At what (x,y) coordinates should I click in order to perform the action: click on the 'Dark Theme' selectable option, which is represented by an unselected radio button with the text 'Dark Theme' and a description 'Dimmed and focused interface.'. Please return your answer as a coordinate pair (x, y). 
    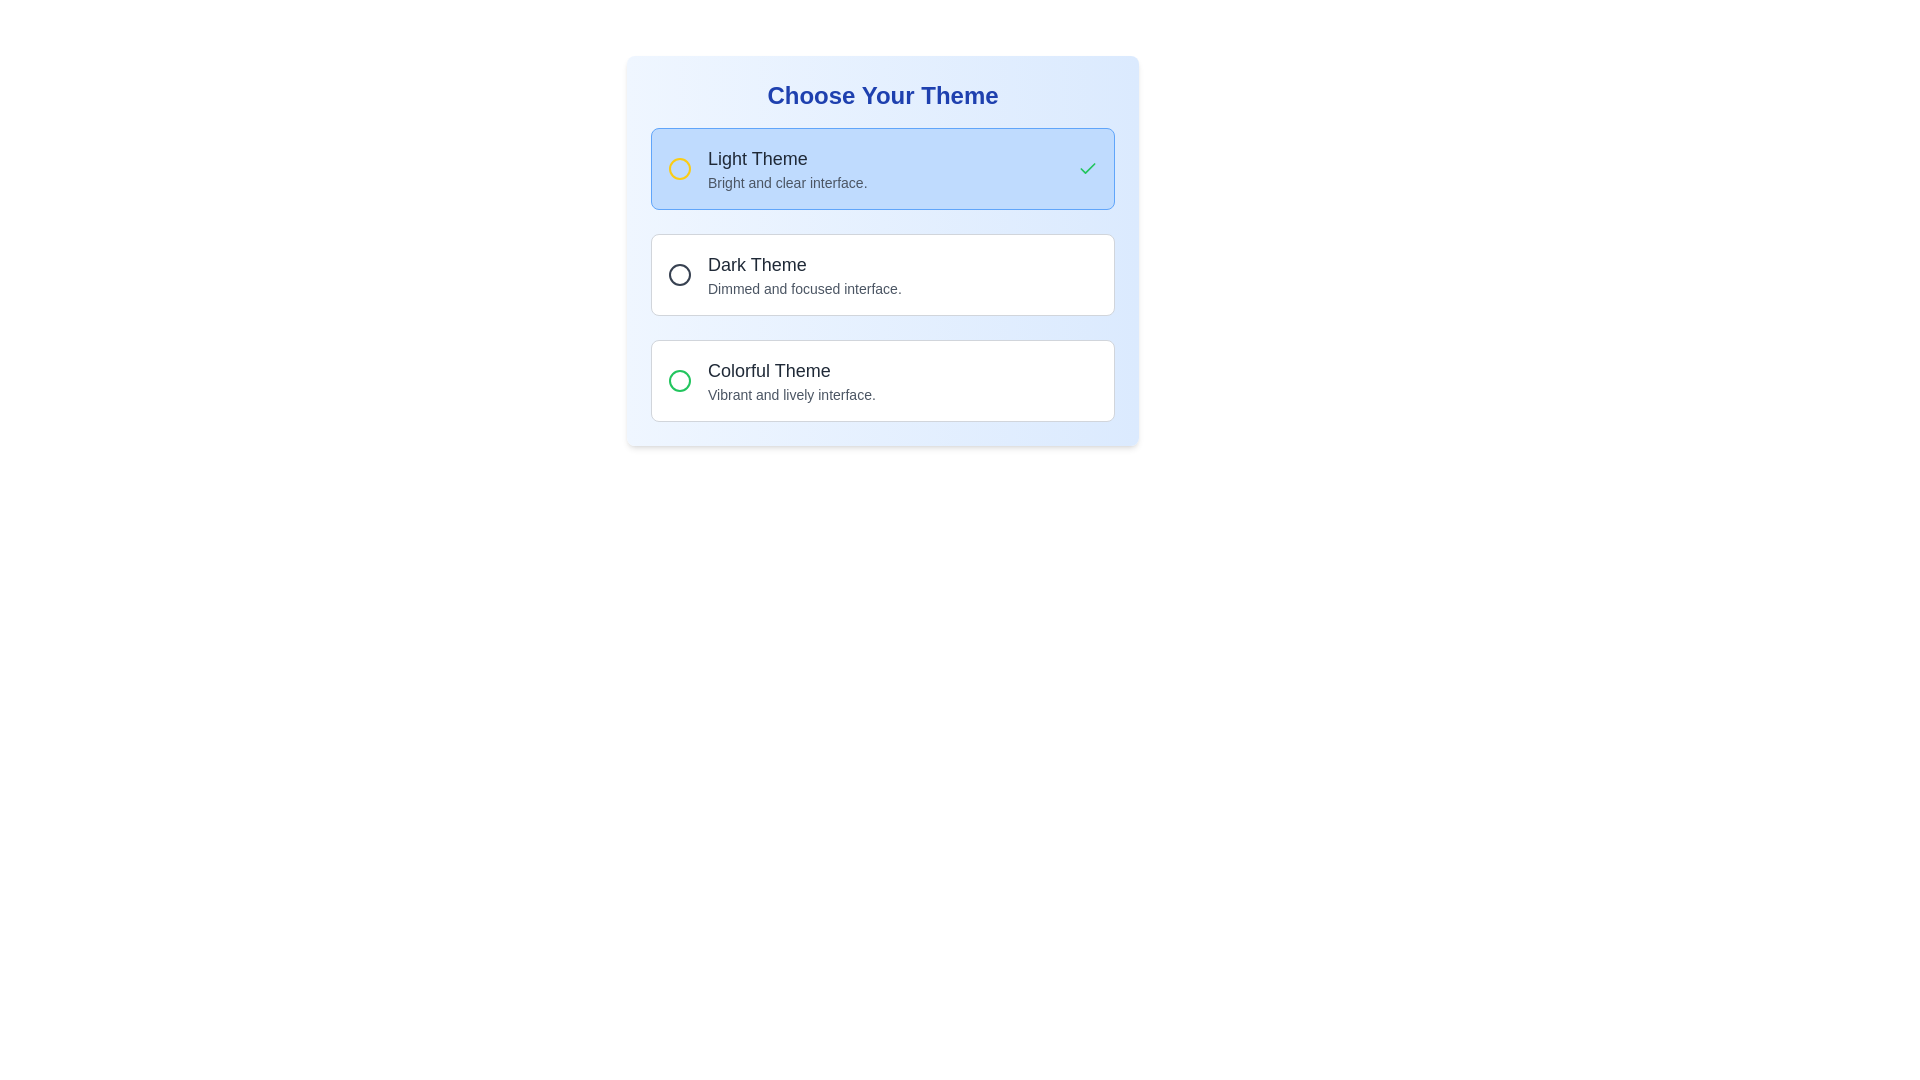
    Looking at the image, I should click on (882, 274).